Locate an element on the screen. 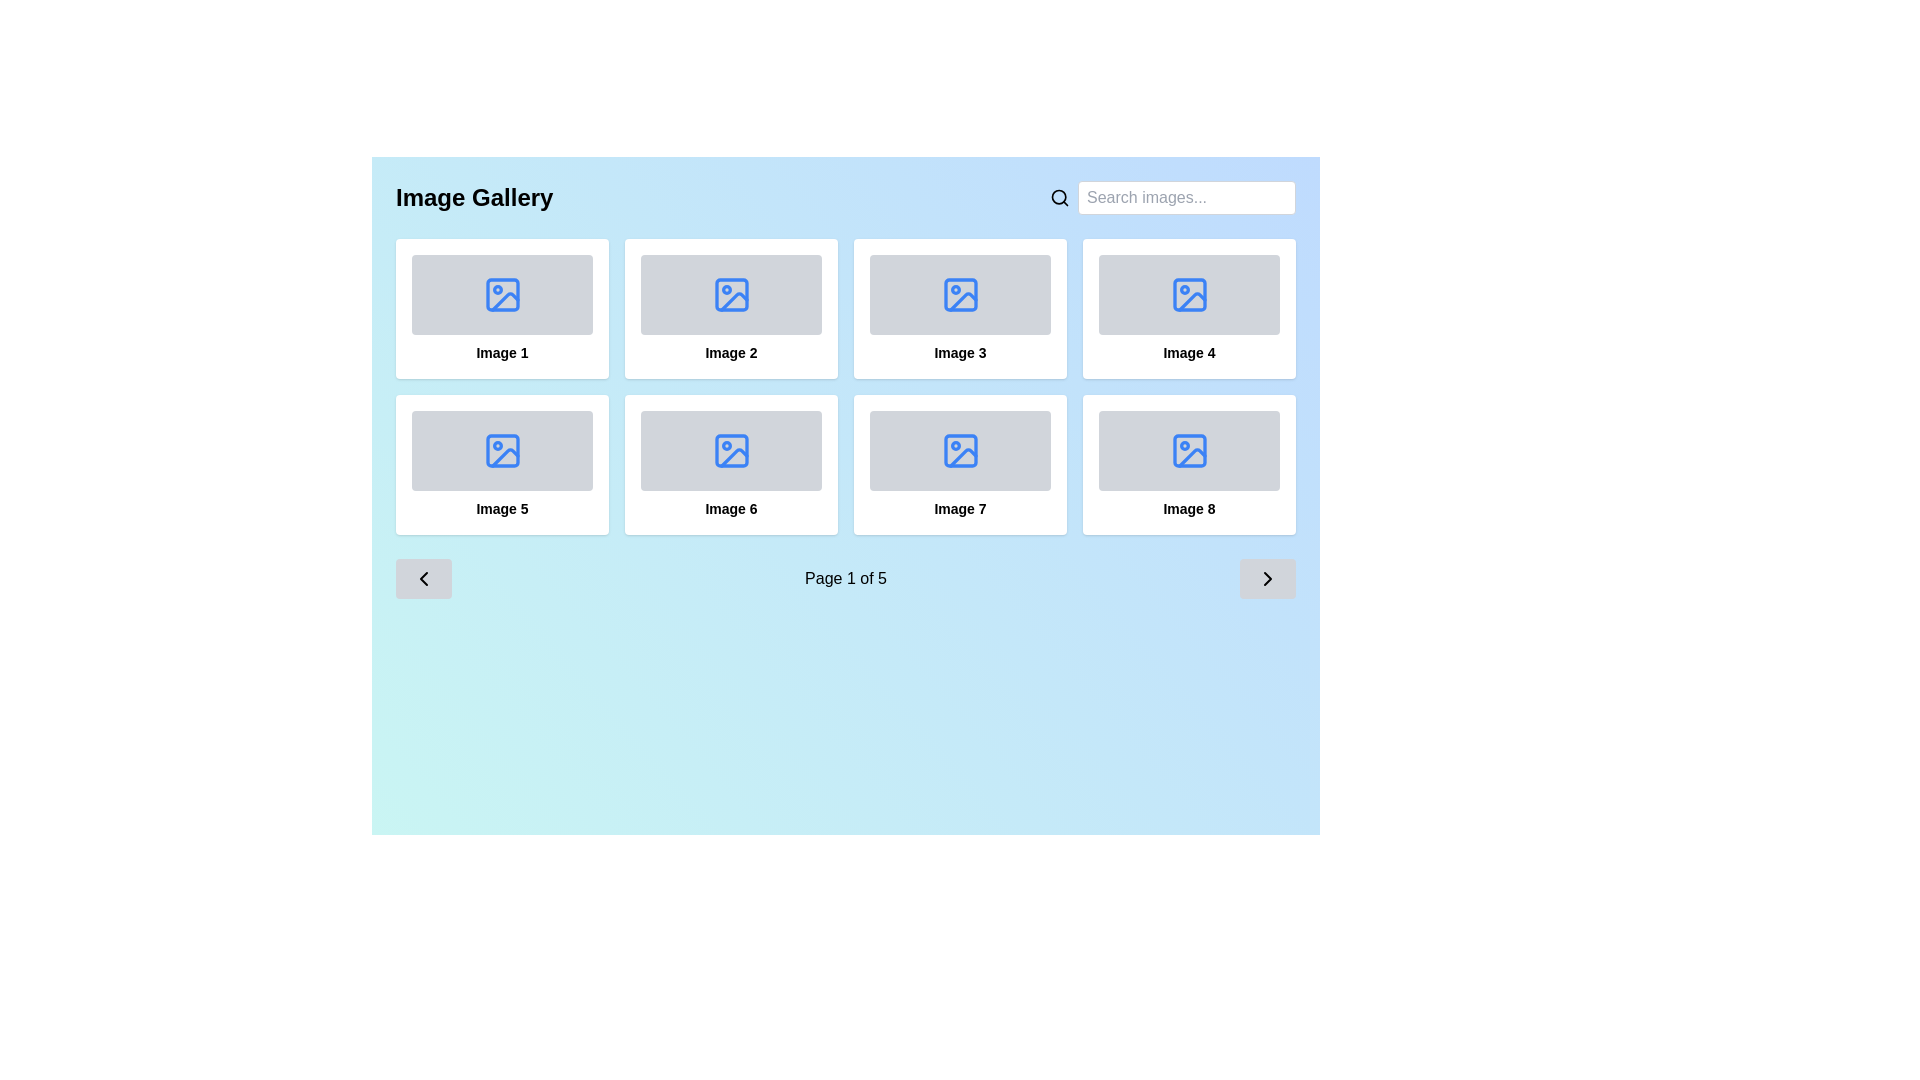  the graphical placeholder with a light gray background and a blue picture frame icon, located inside the tile labeled 'Image 1' is located at coordinates (502, 294).